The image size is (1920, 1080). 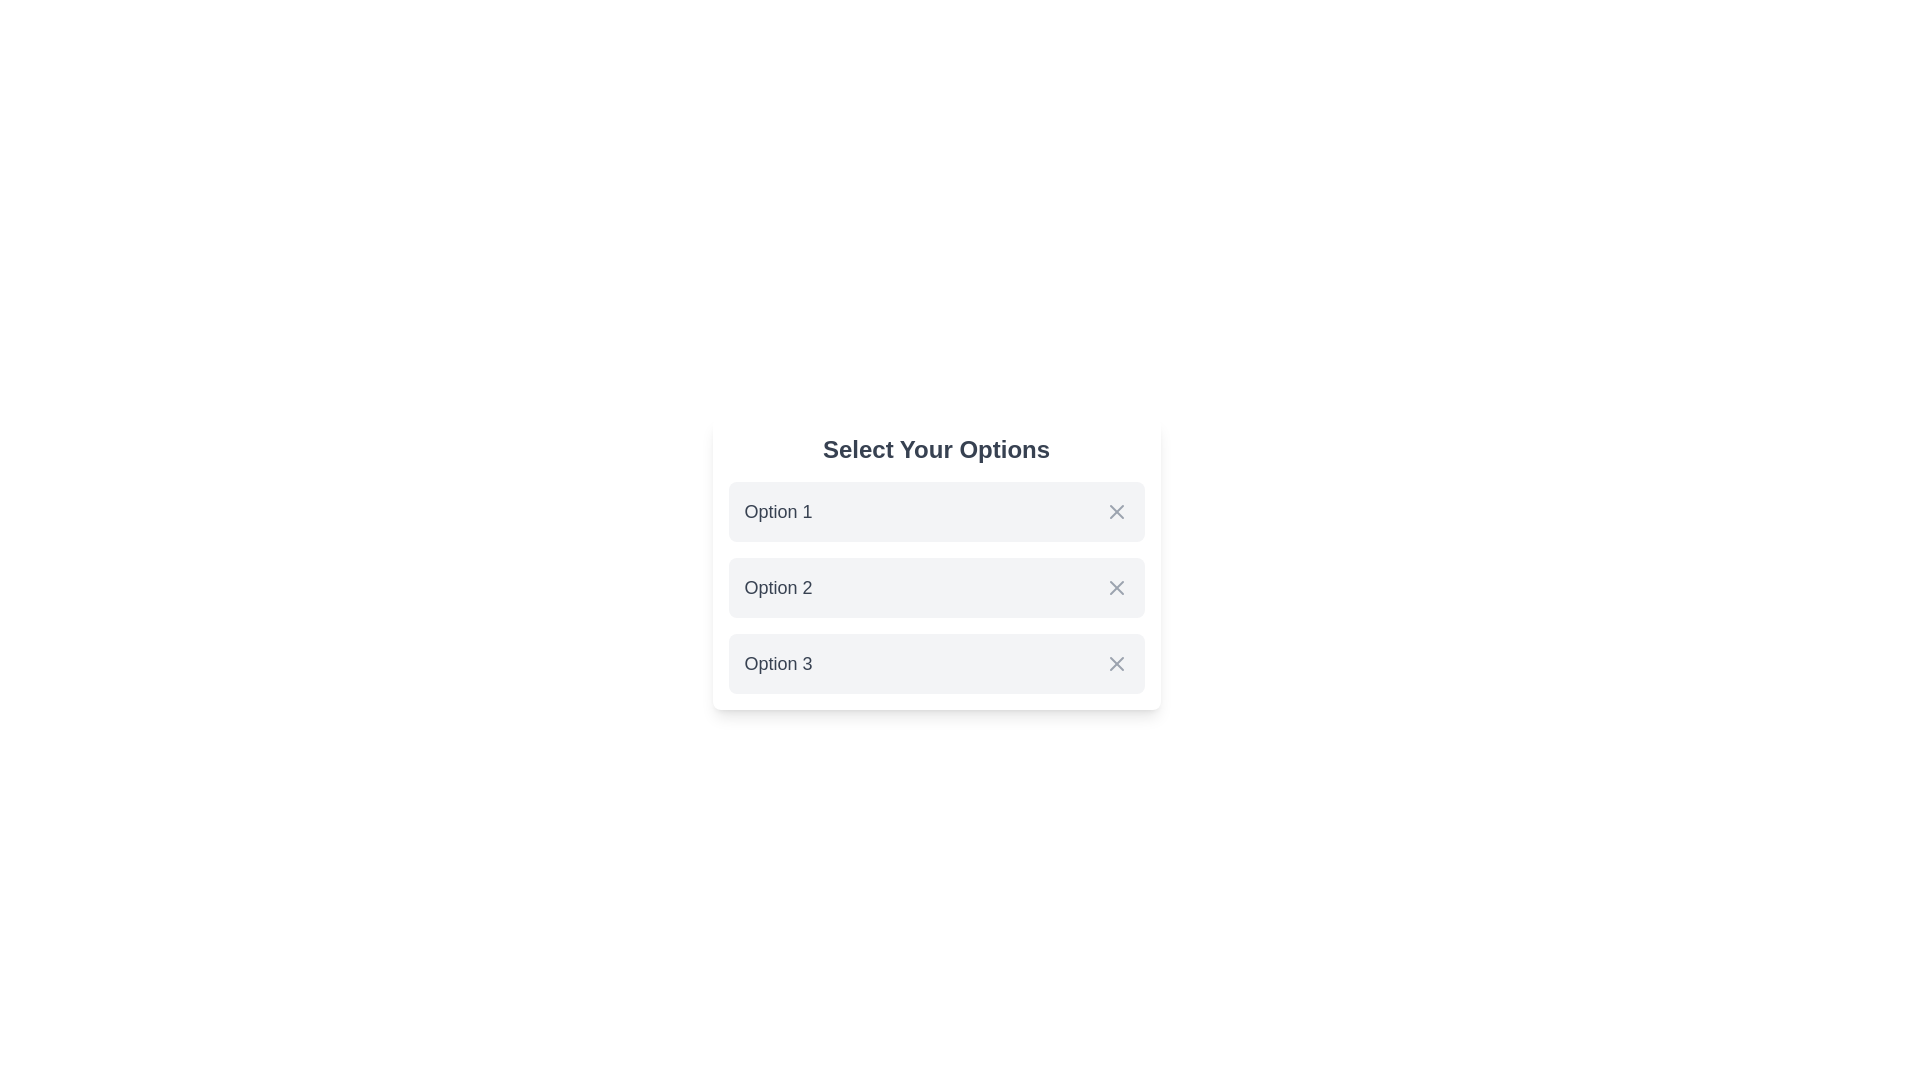 I want to click on the delete icon button located at the top-right of the list item representing 'Option 1', so click(x=1115, y=511).